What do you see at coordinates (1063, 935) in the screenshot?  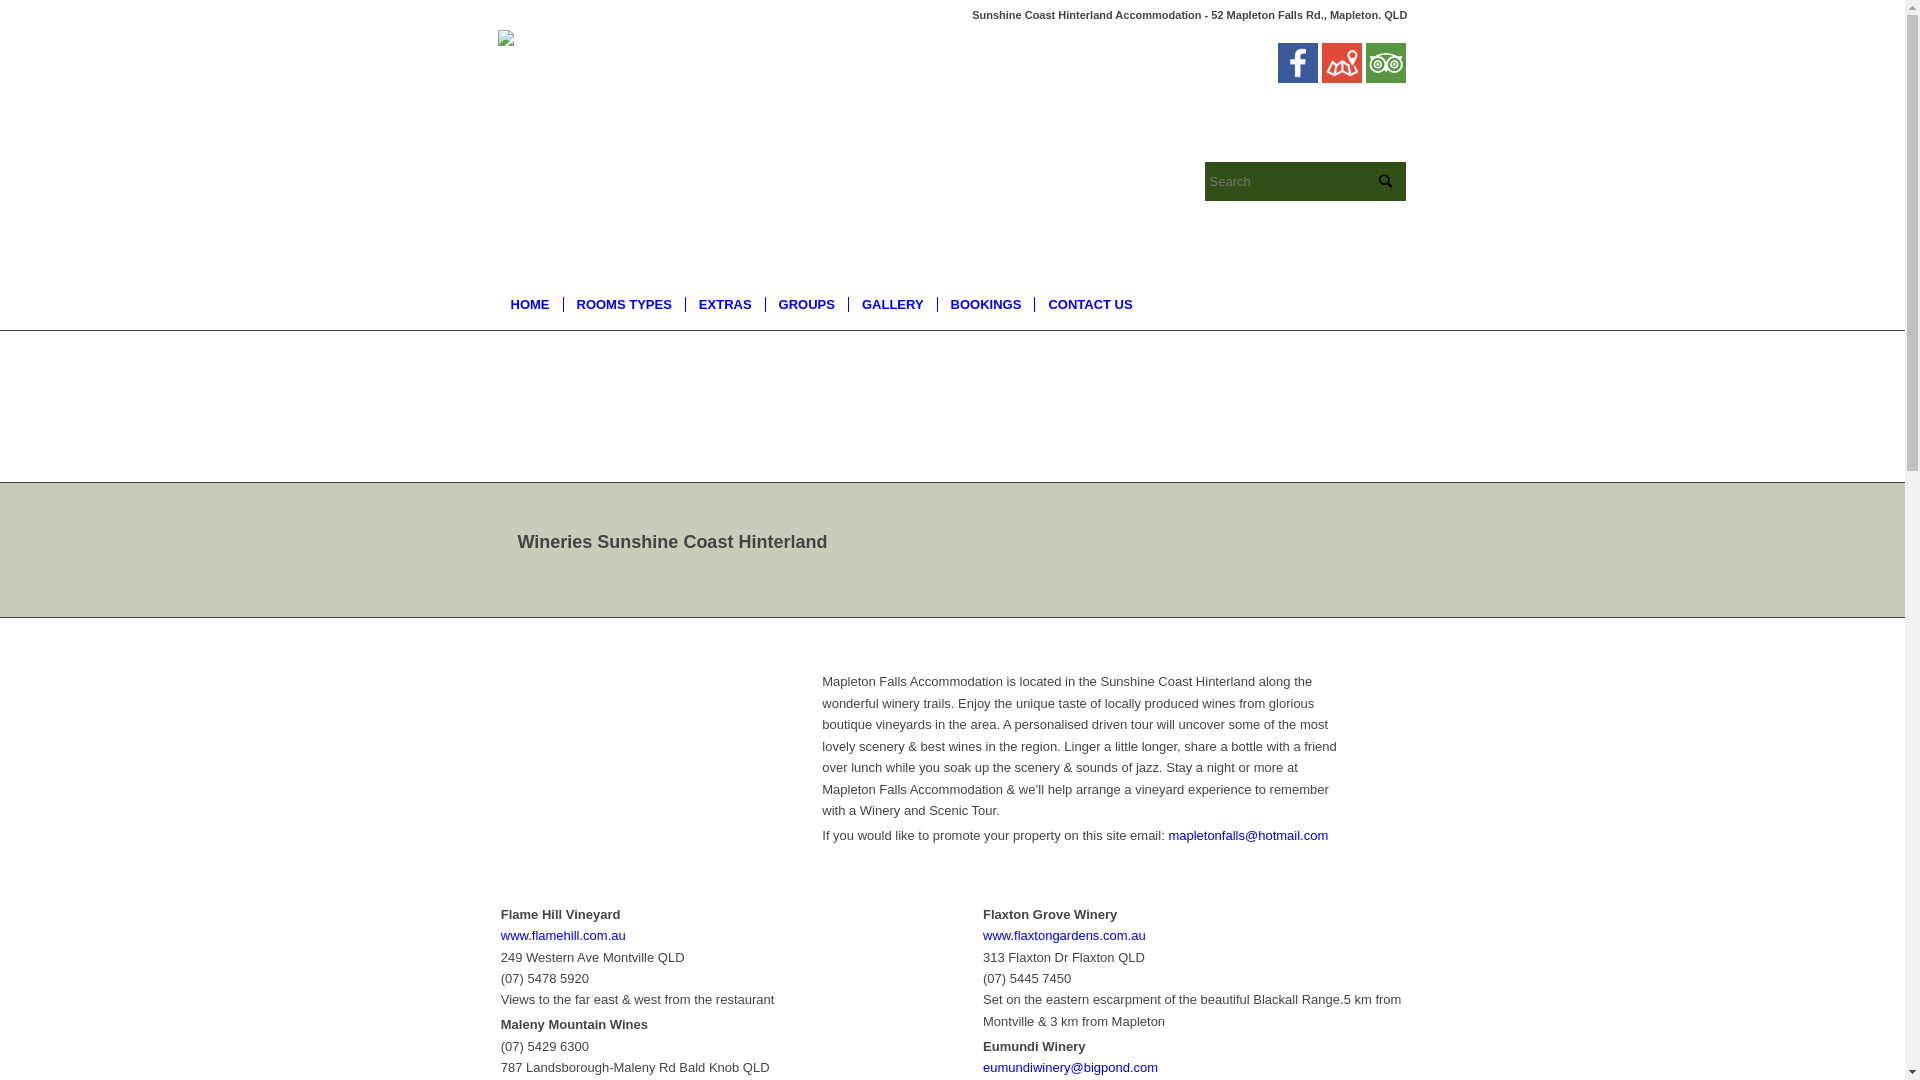 I see `'www.flaxtongardens.com.au'` at bounding box center [1063, 935].